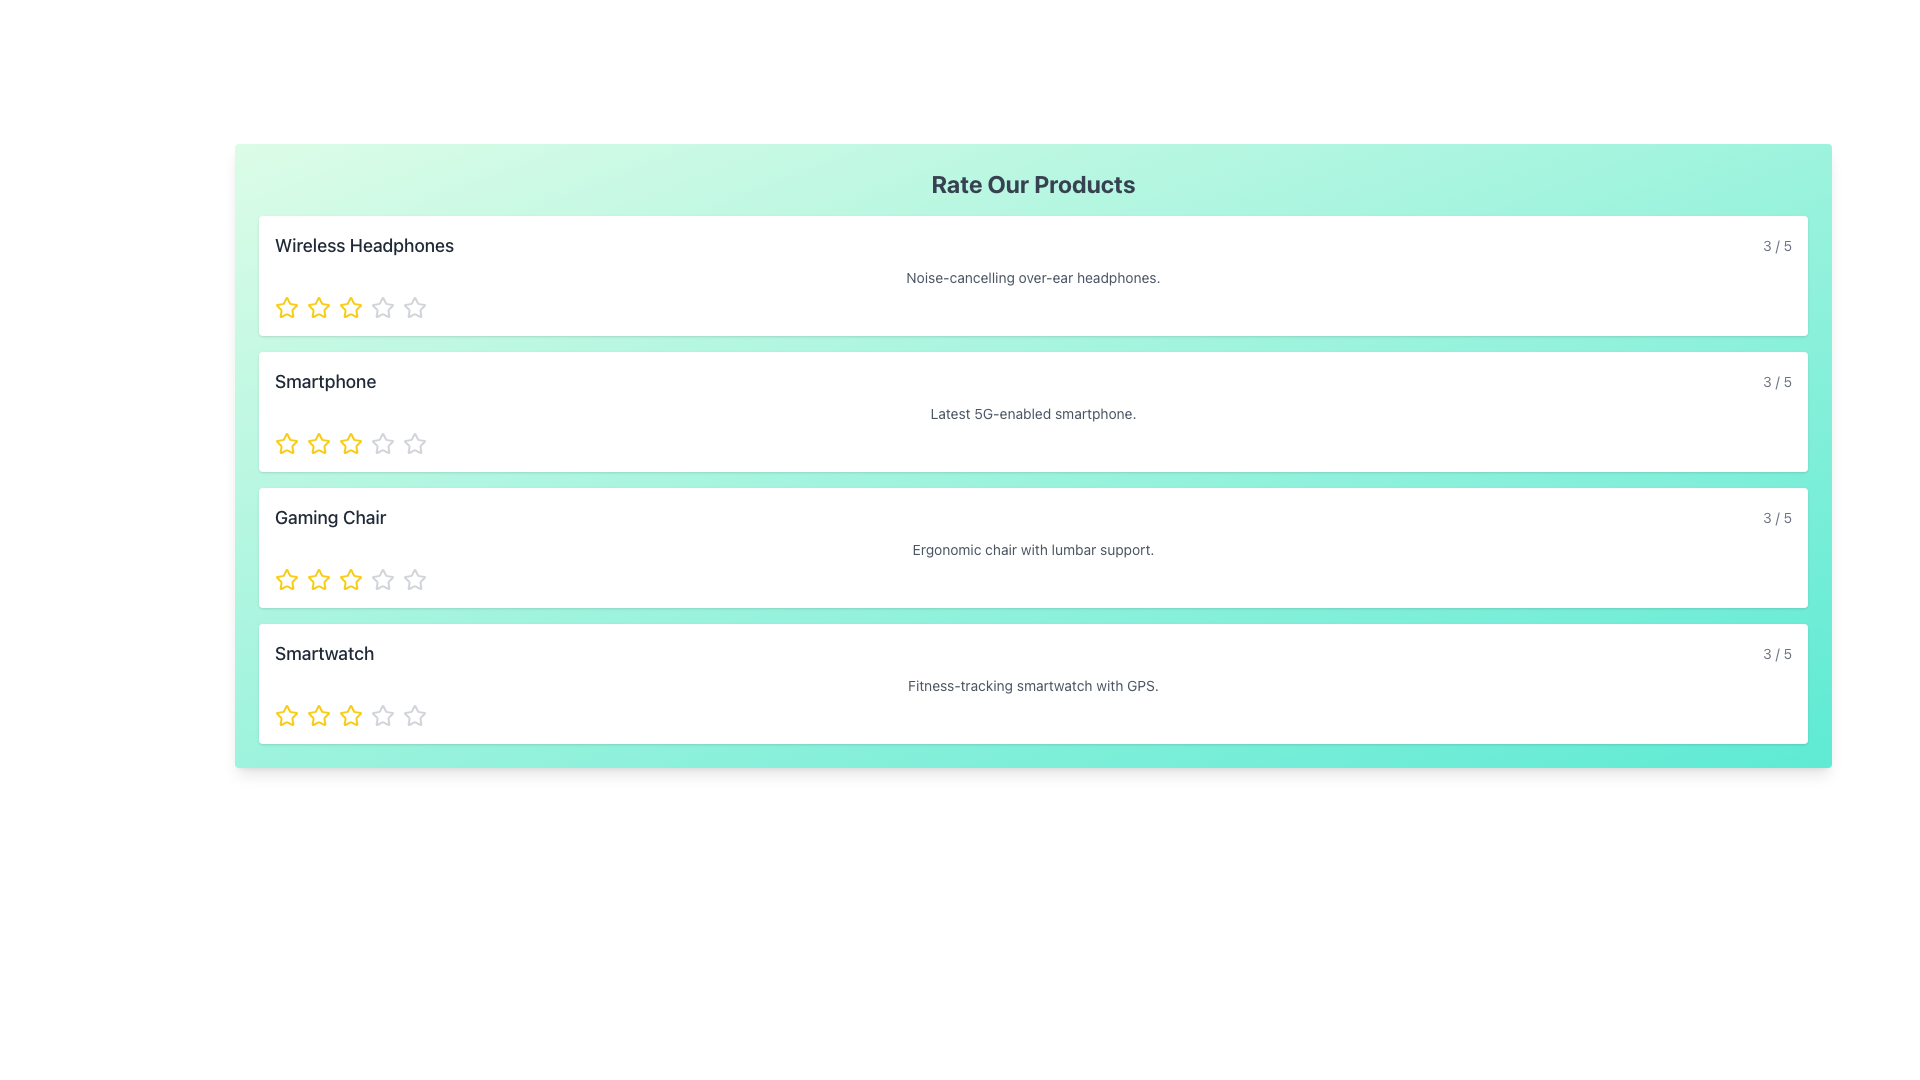  Describe the element at coordinates (413, 307) in the screenshot. I see `the fourth star rating icon in the 'Wireless Headphones' rating section` at that location.